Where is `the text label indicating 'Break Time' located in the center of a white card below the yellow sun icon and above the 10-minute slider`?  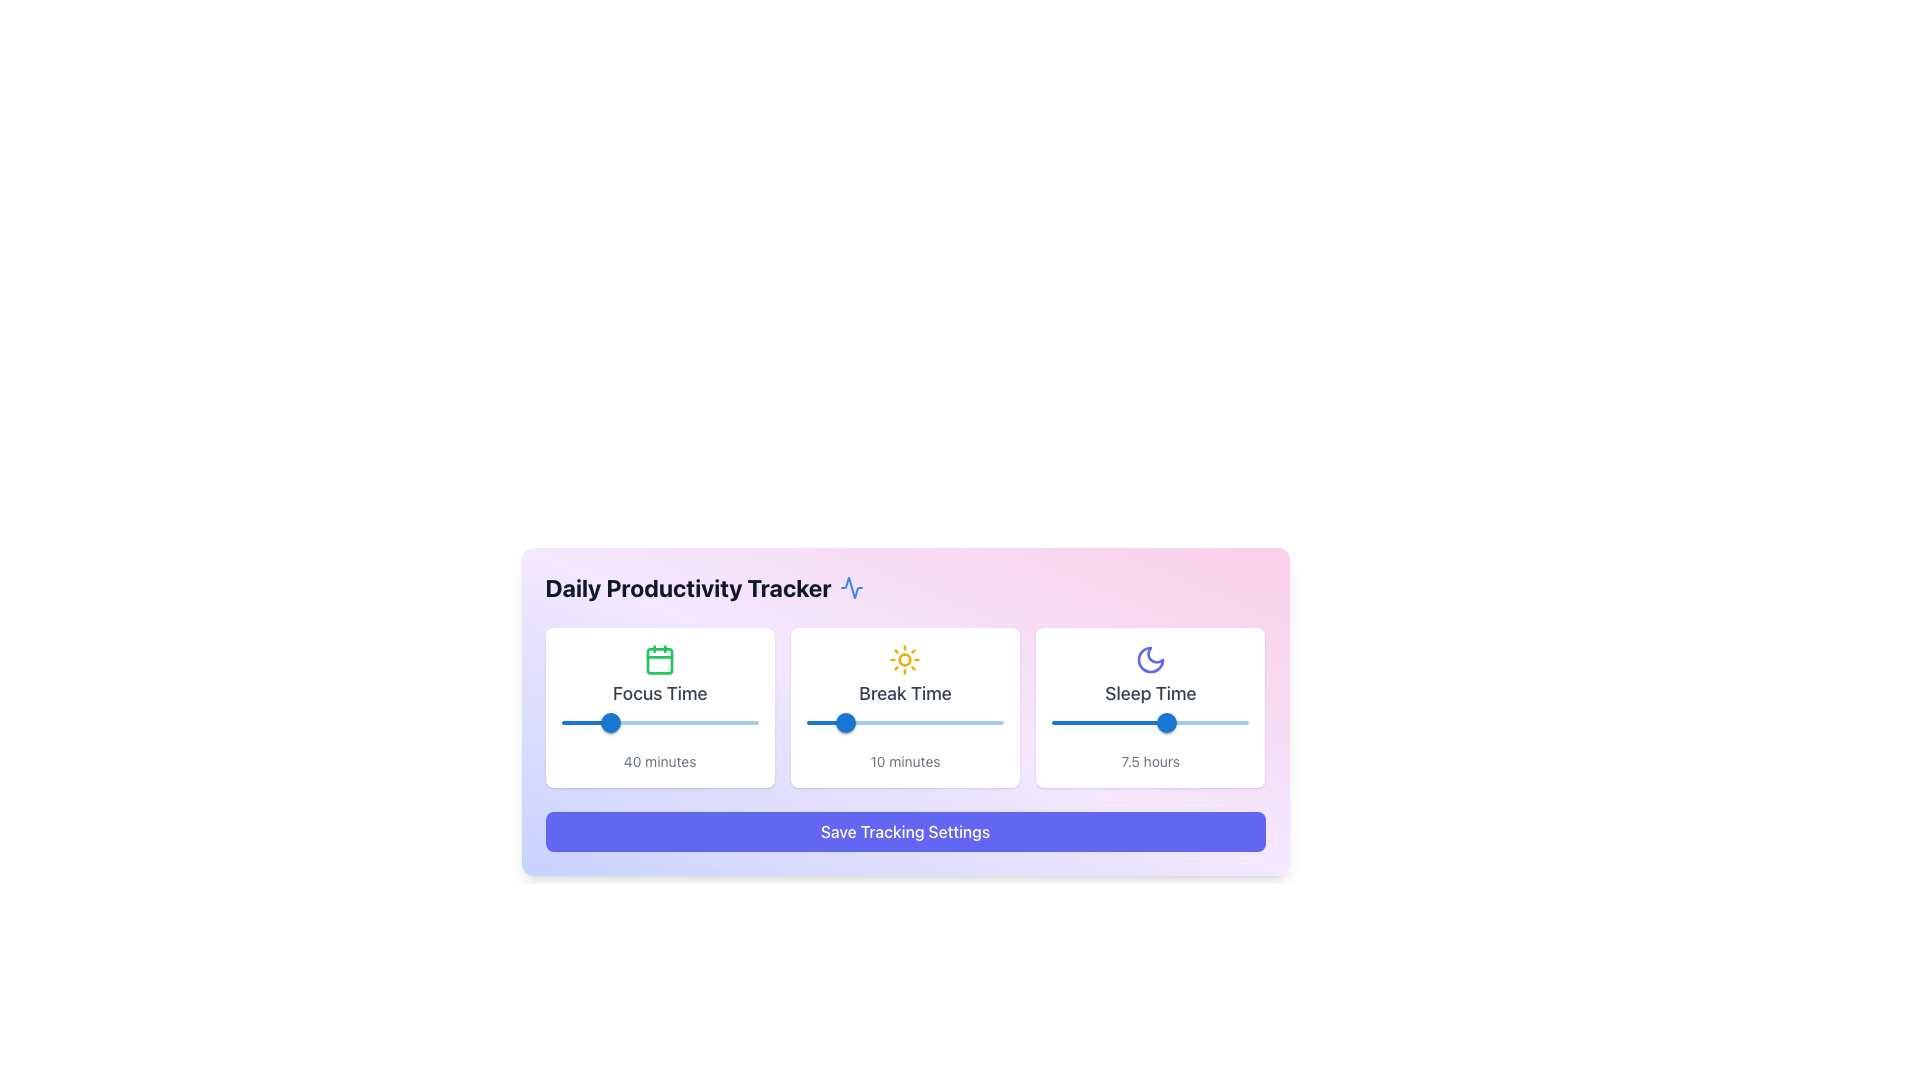
the text label indicating 'Break Time' located in the center of a white card below the yellow sun icon and above the 10-minute slider is located at coordinates (904, 693).